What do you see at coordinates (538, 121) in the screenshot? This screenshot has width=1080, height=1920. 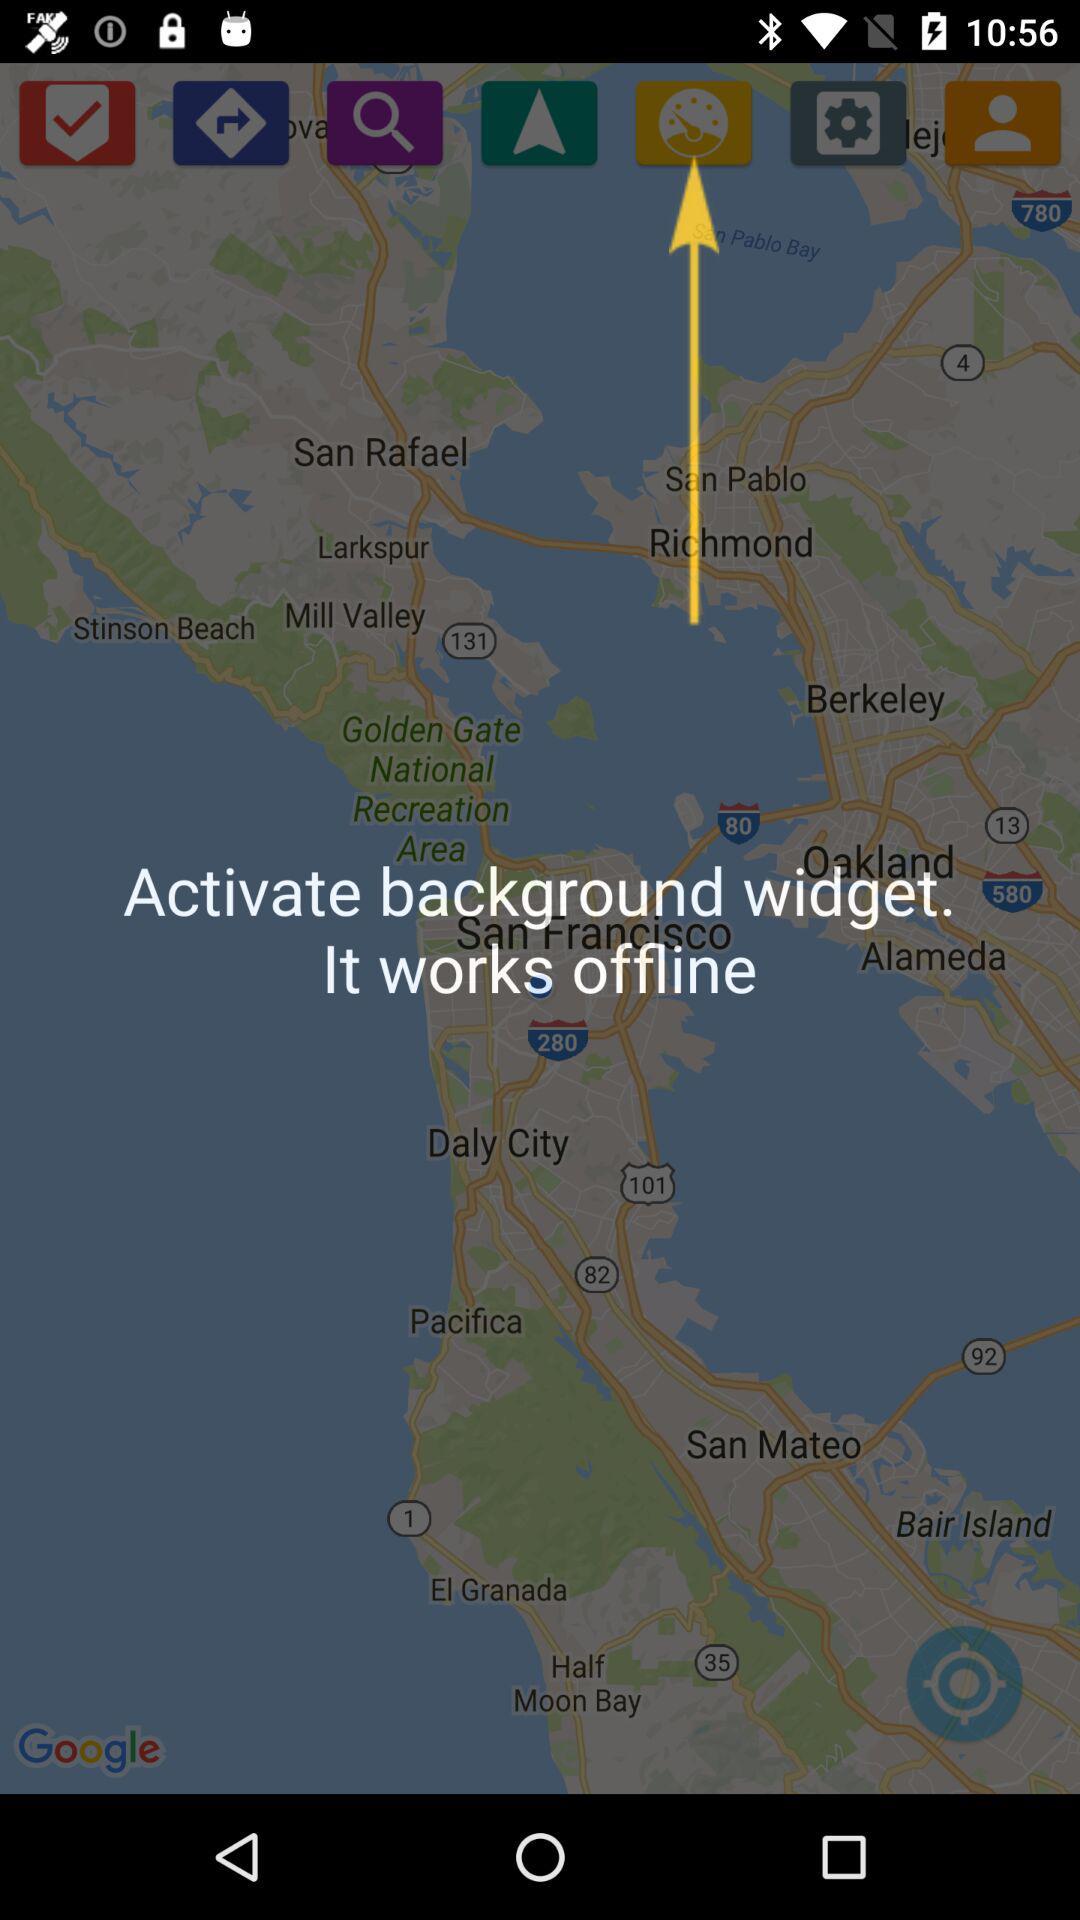 I see `the arrow mark` at bounding box center [538, 121].